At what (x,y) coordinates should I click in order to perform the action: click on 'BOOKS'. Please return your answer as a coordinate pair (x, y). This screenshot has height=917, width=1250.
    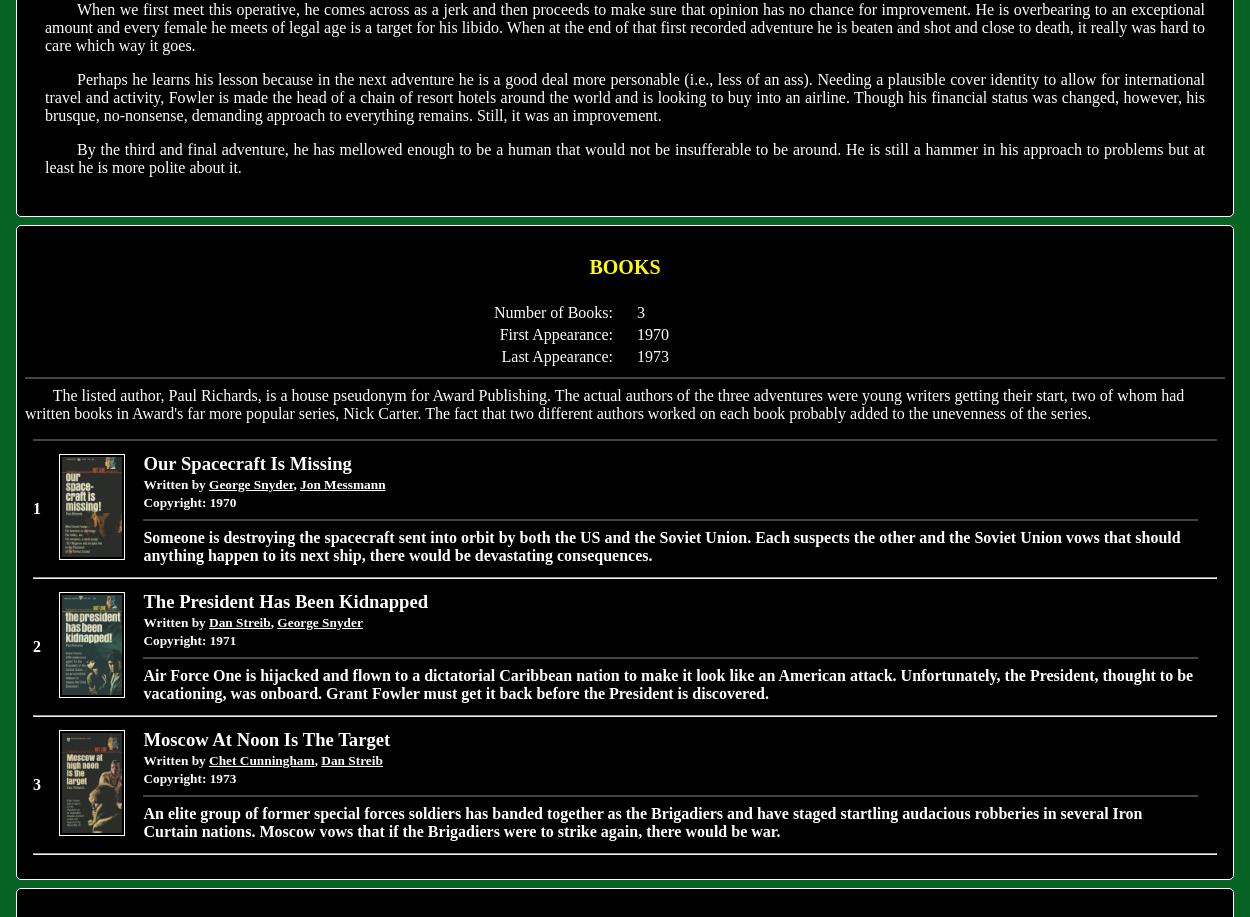
    Looking at the image, I should click on (623, 266).